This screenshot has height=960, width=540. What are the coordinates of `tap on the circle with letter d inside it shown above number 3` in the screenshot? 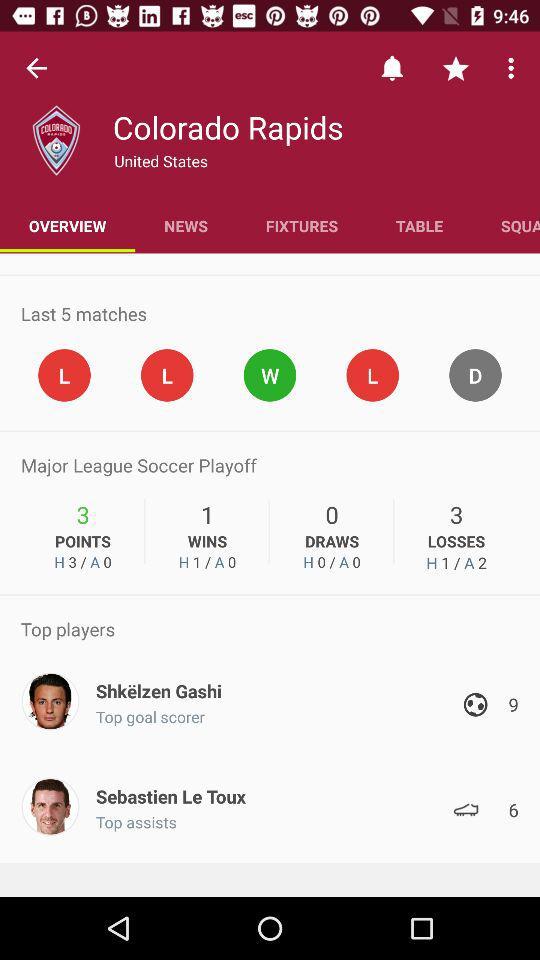 It's located at (474, 374).